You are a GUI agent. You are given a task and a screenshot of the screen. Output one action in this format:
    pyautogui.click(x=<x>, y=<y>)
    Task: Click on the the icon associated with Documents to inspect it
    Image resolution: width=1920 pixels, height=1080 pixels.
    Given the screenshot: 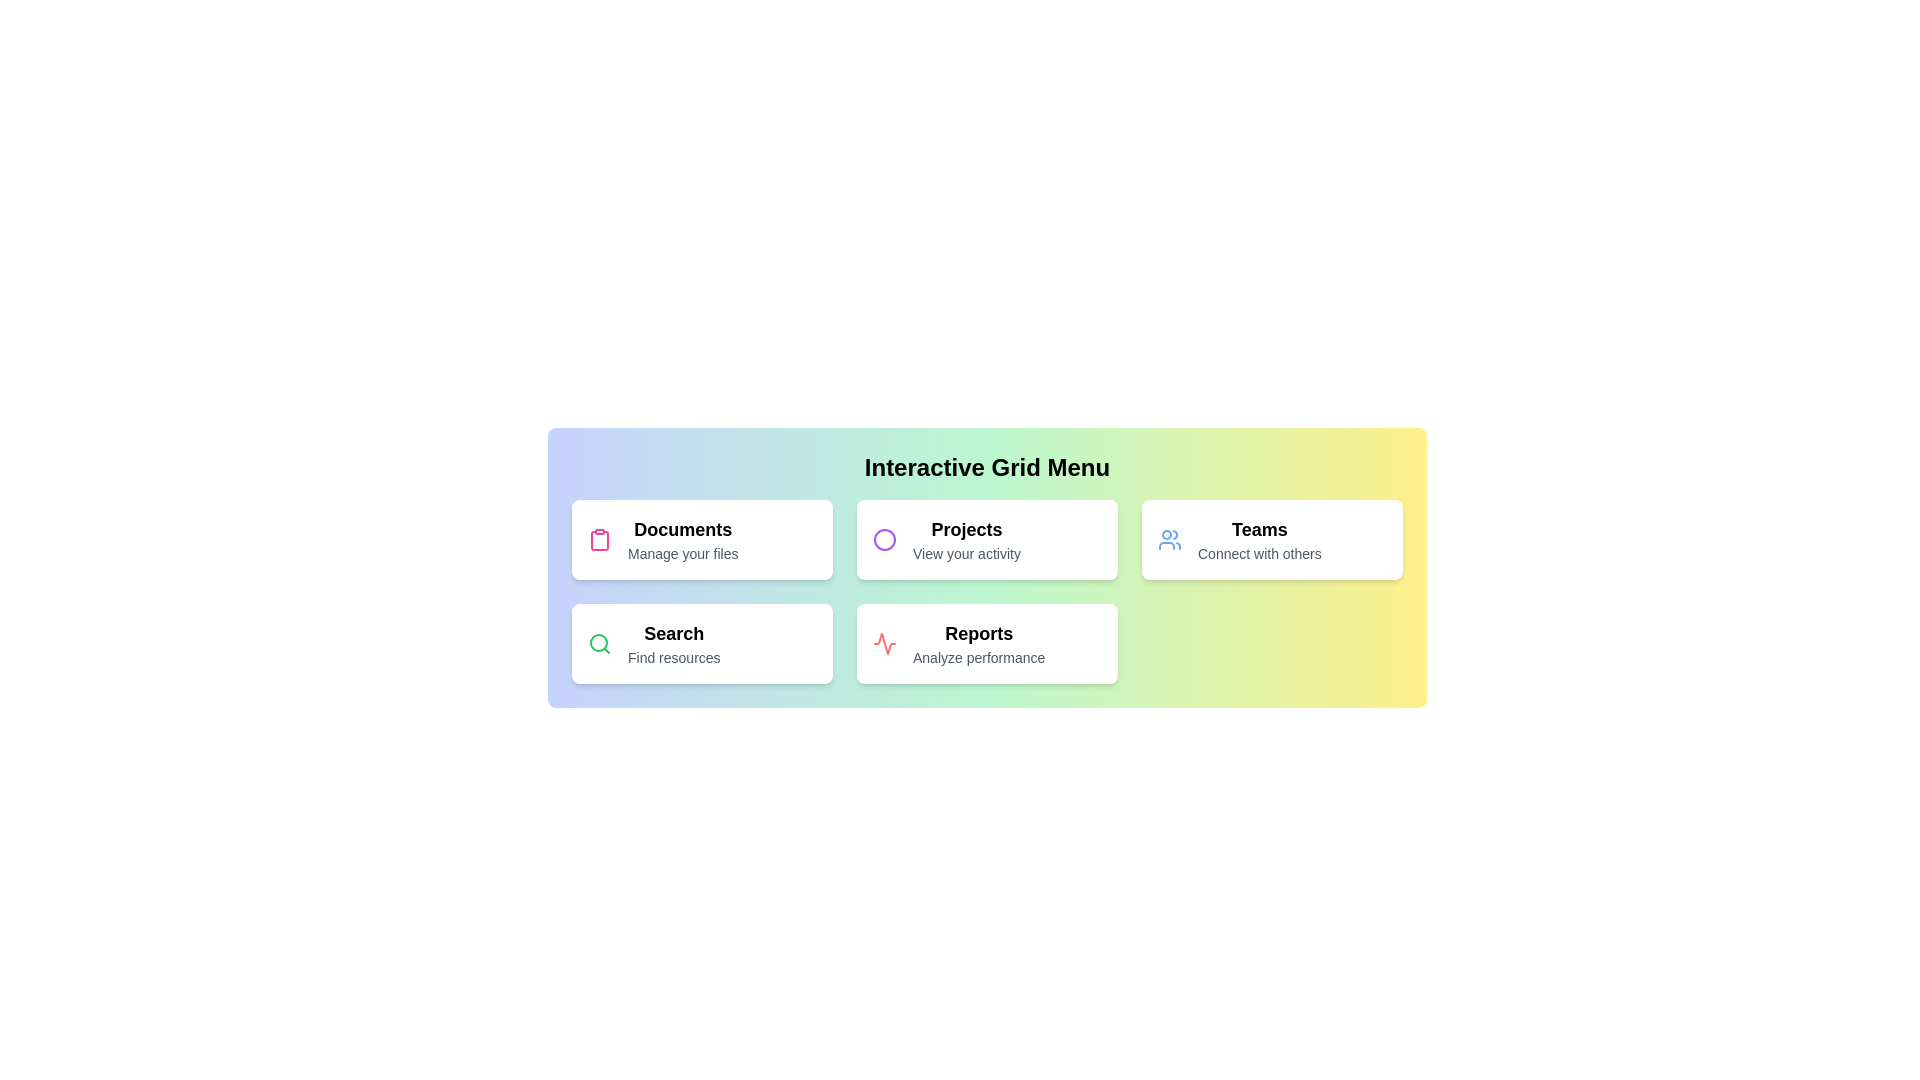 What is the action you would take?
    pyautogui.click(x=599, y=540)
    